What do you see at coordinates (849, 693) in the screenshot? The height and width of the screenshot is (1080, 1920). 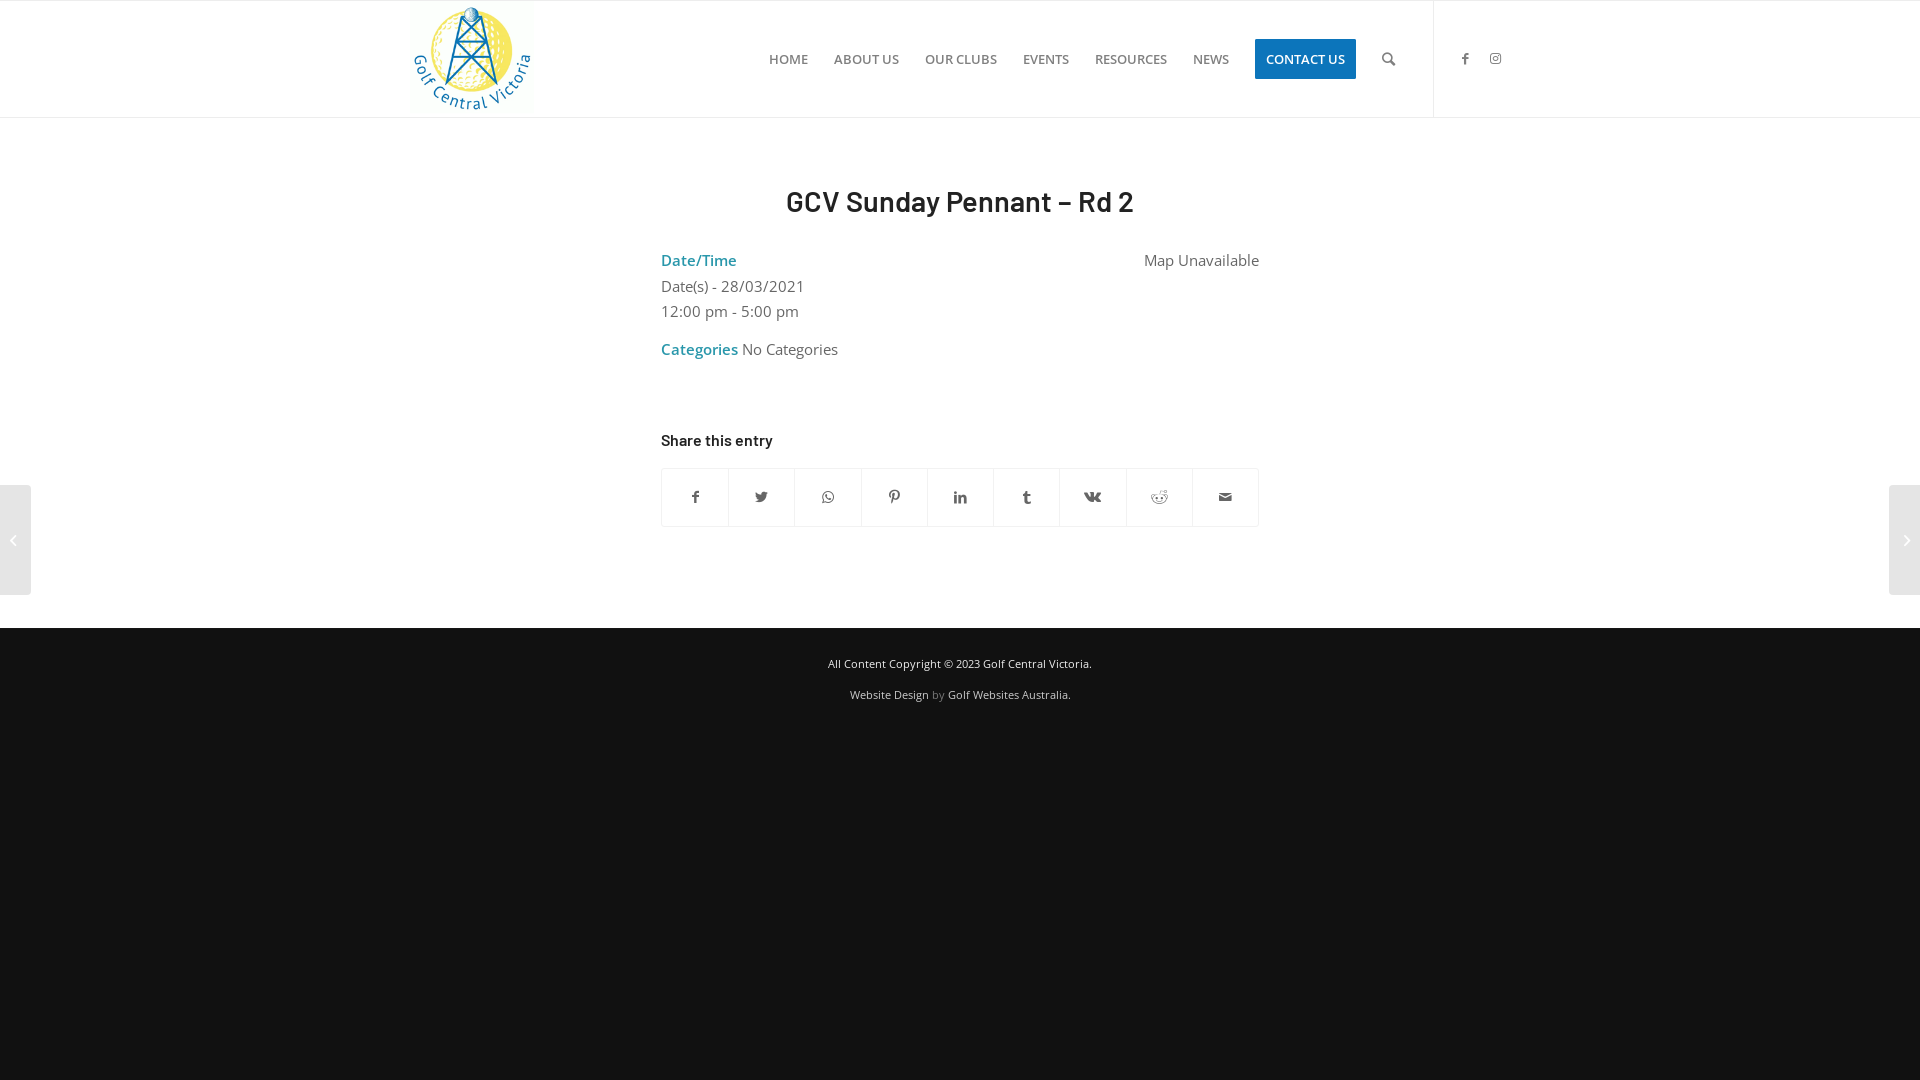 I see `'Website Design'` at bounding box center [849, 693].